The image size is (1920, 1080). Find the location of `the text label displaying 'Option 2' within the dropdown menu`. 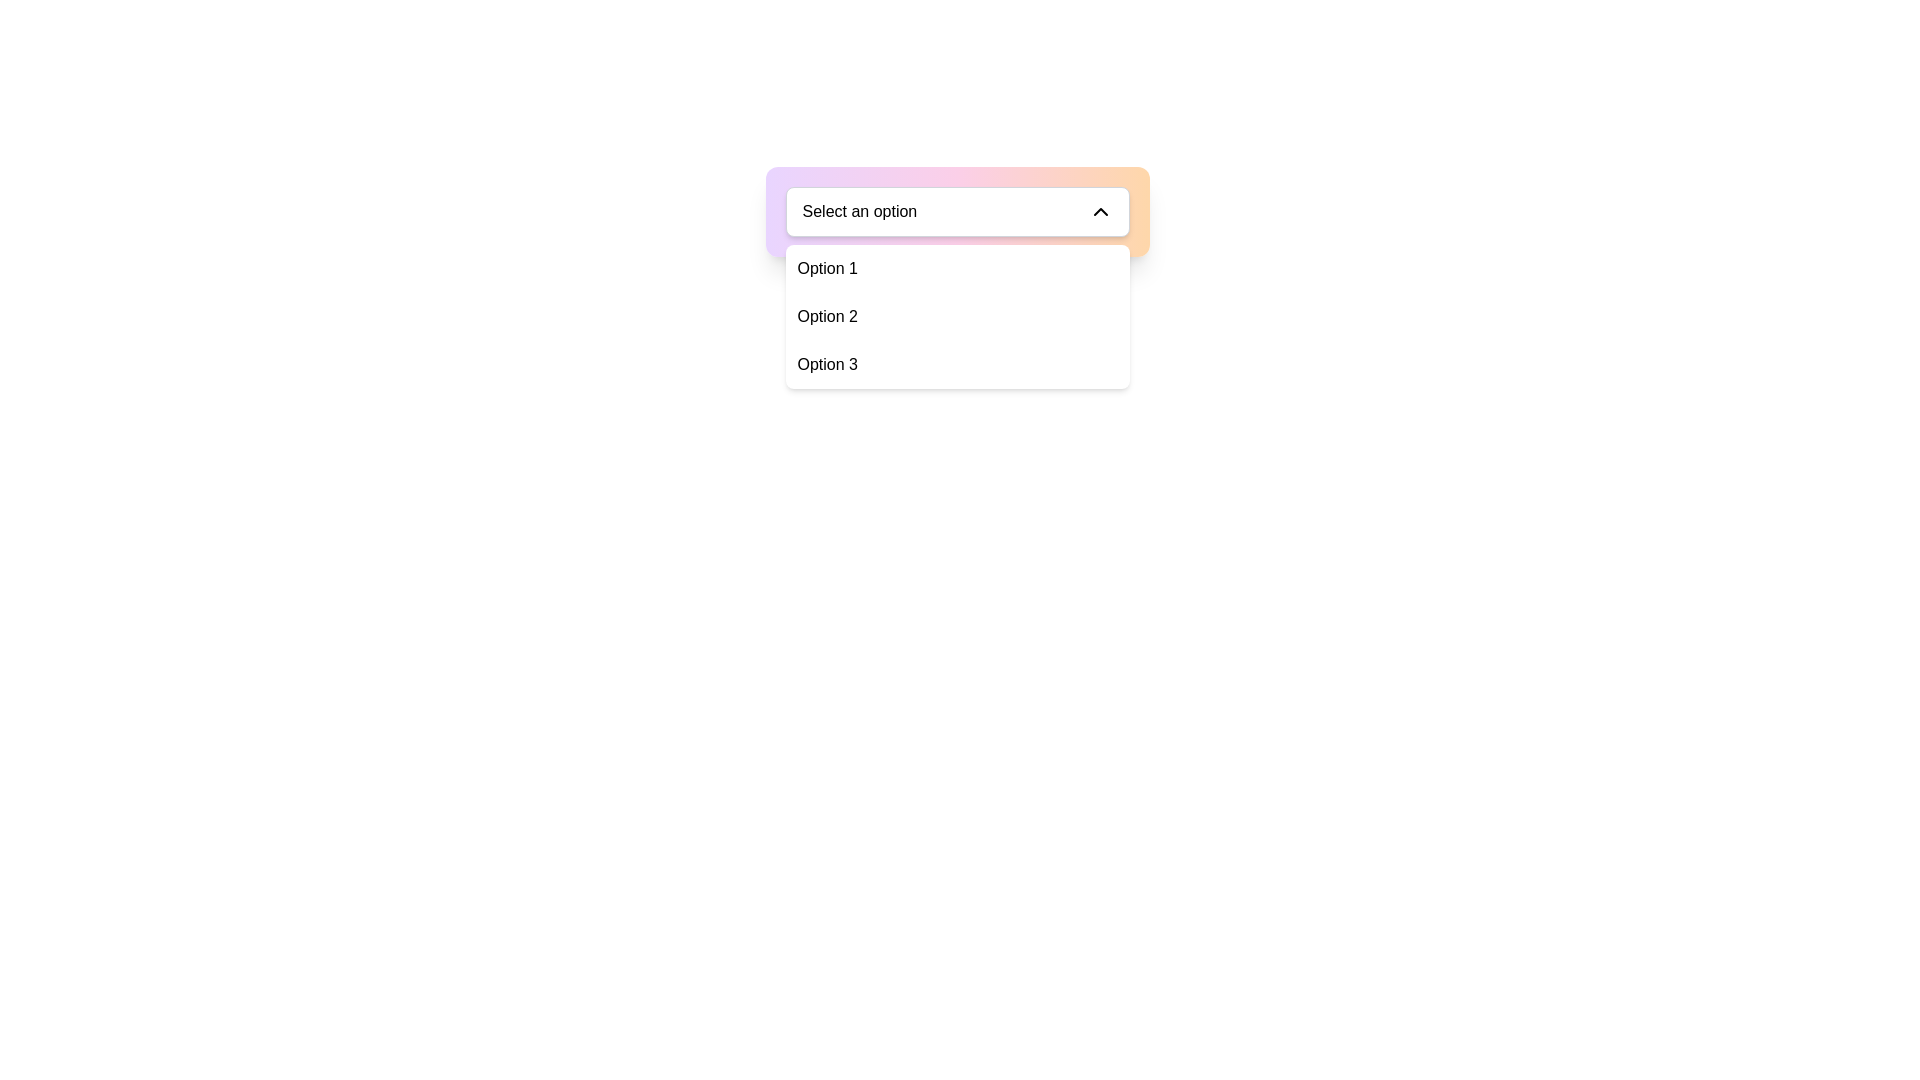

the text label displaying 'Option 2' within the dropdown menu is located at coordinates (827, 315).